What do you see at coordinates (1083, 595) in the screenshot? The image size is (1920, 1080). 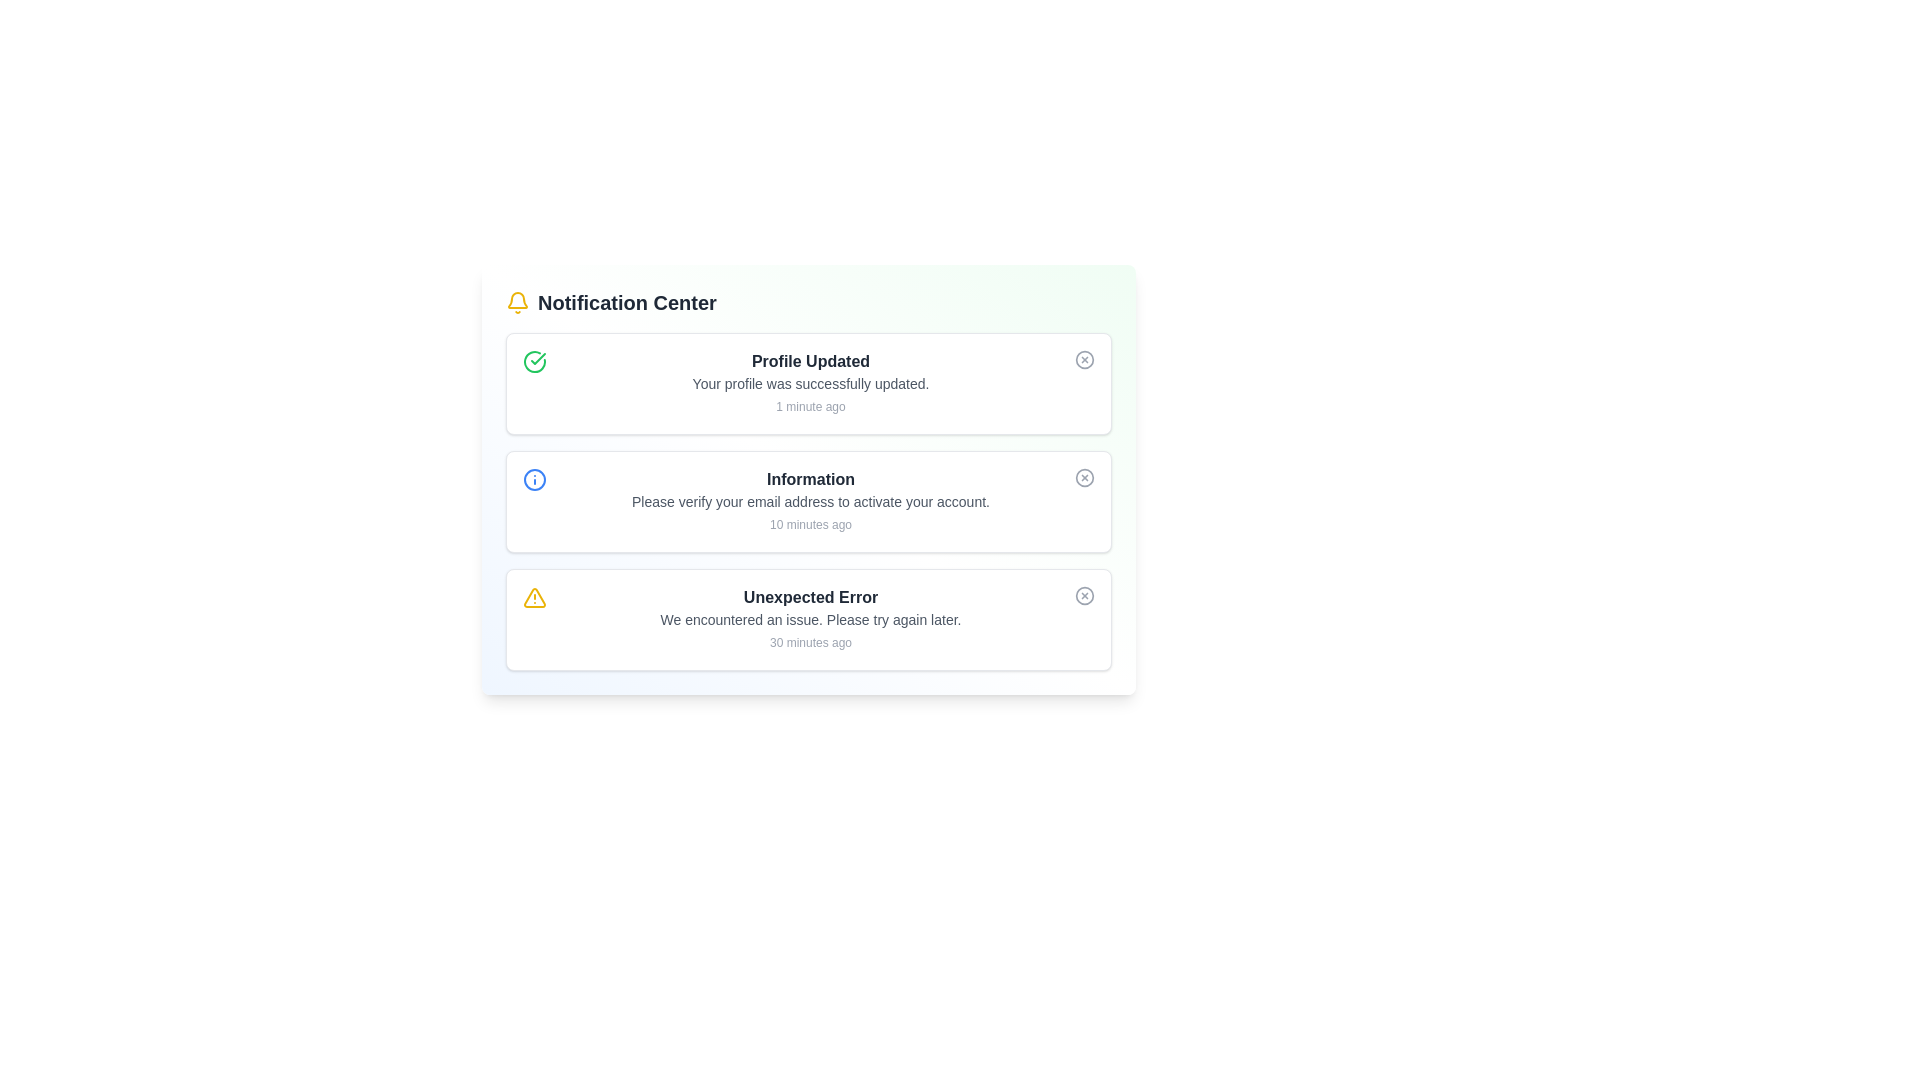 I see `the close button for the alert titled 'Unexpected Error'` at bounding box center [1083, 595].